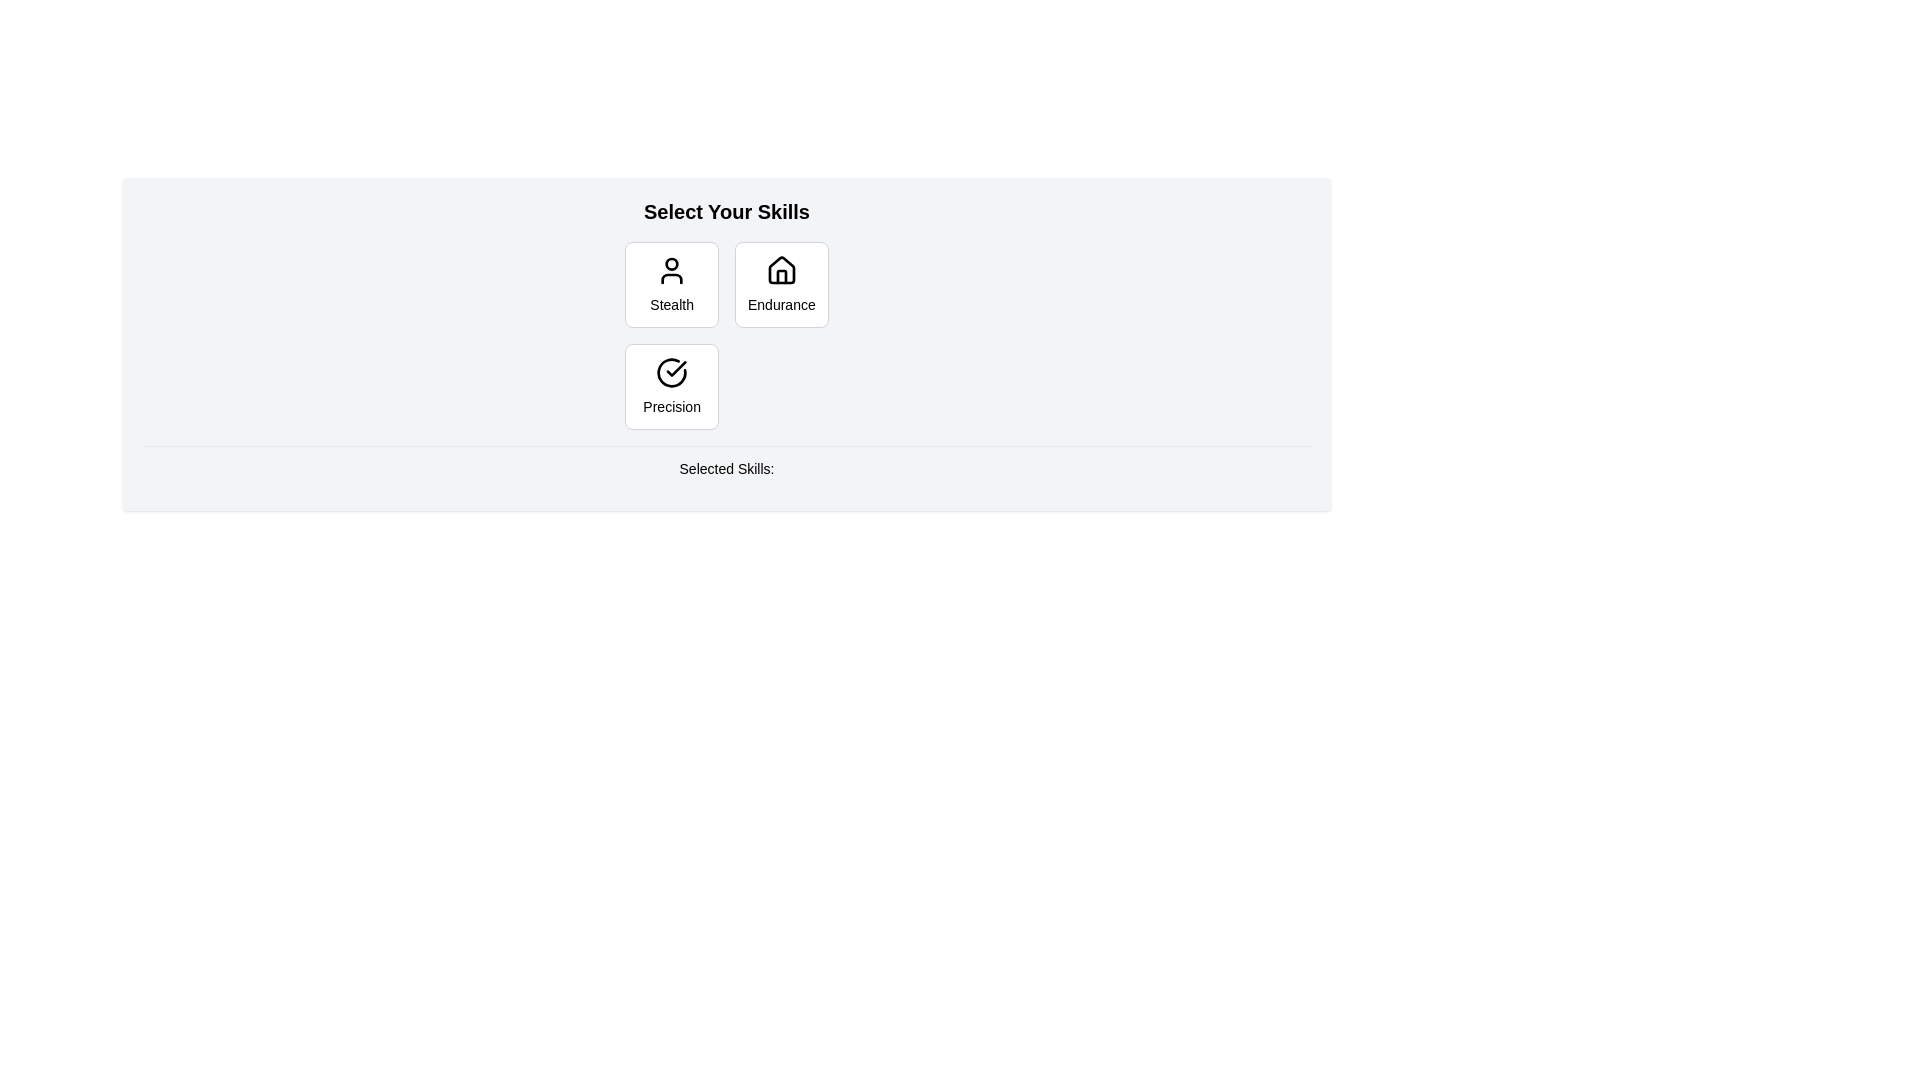  I want to click on the 'Endurance' card, which features a house icon and is located in the first row of a grid layout, so click(780, 285).